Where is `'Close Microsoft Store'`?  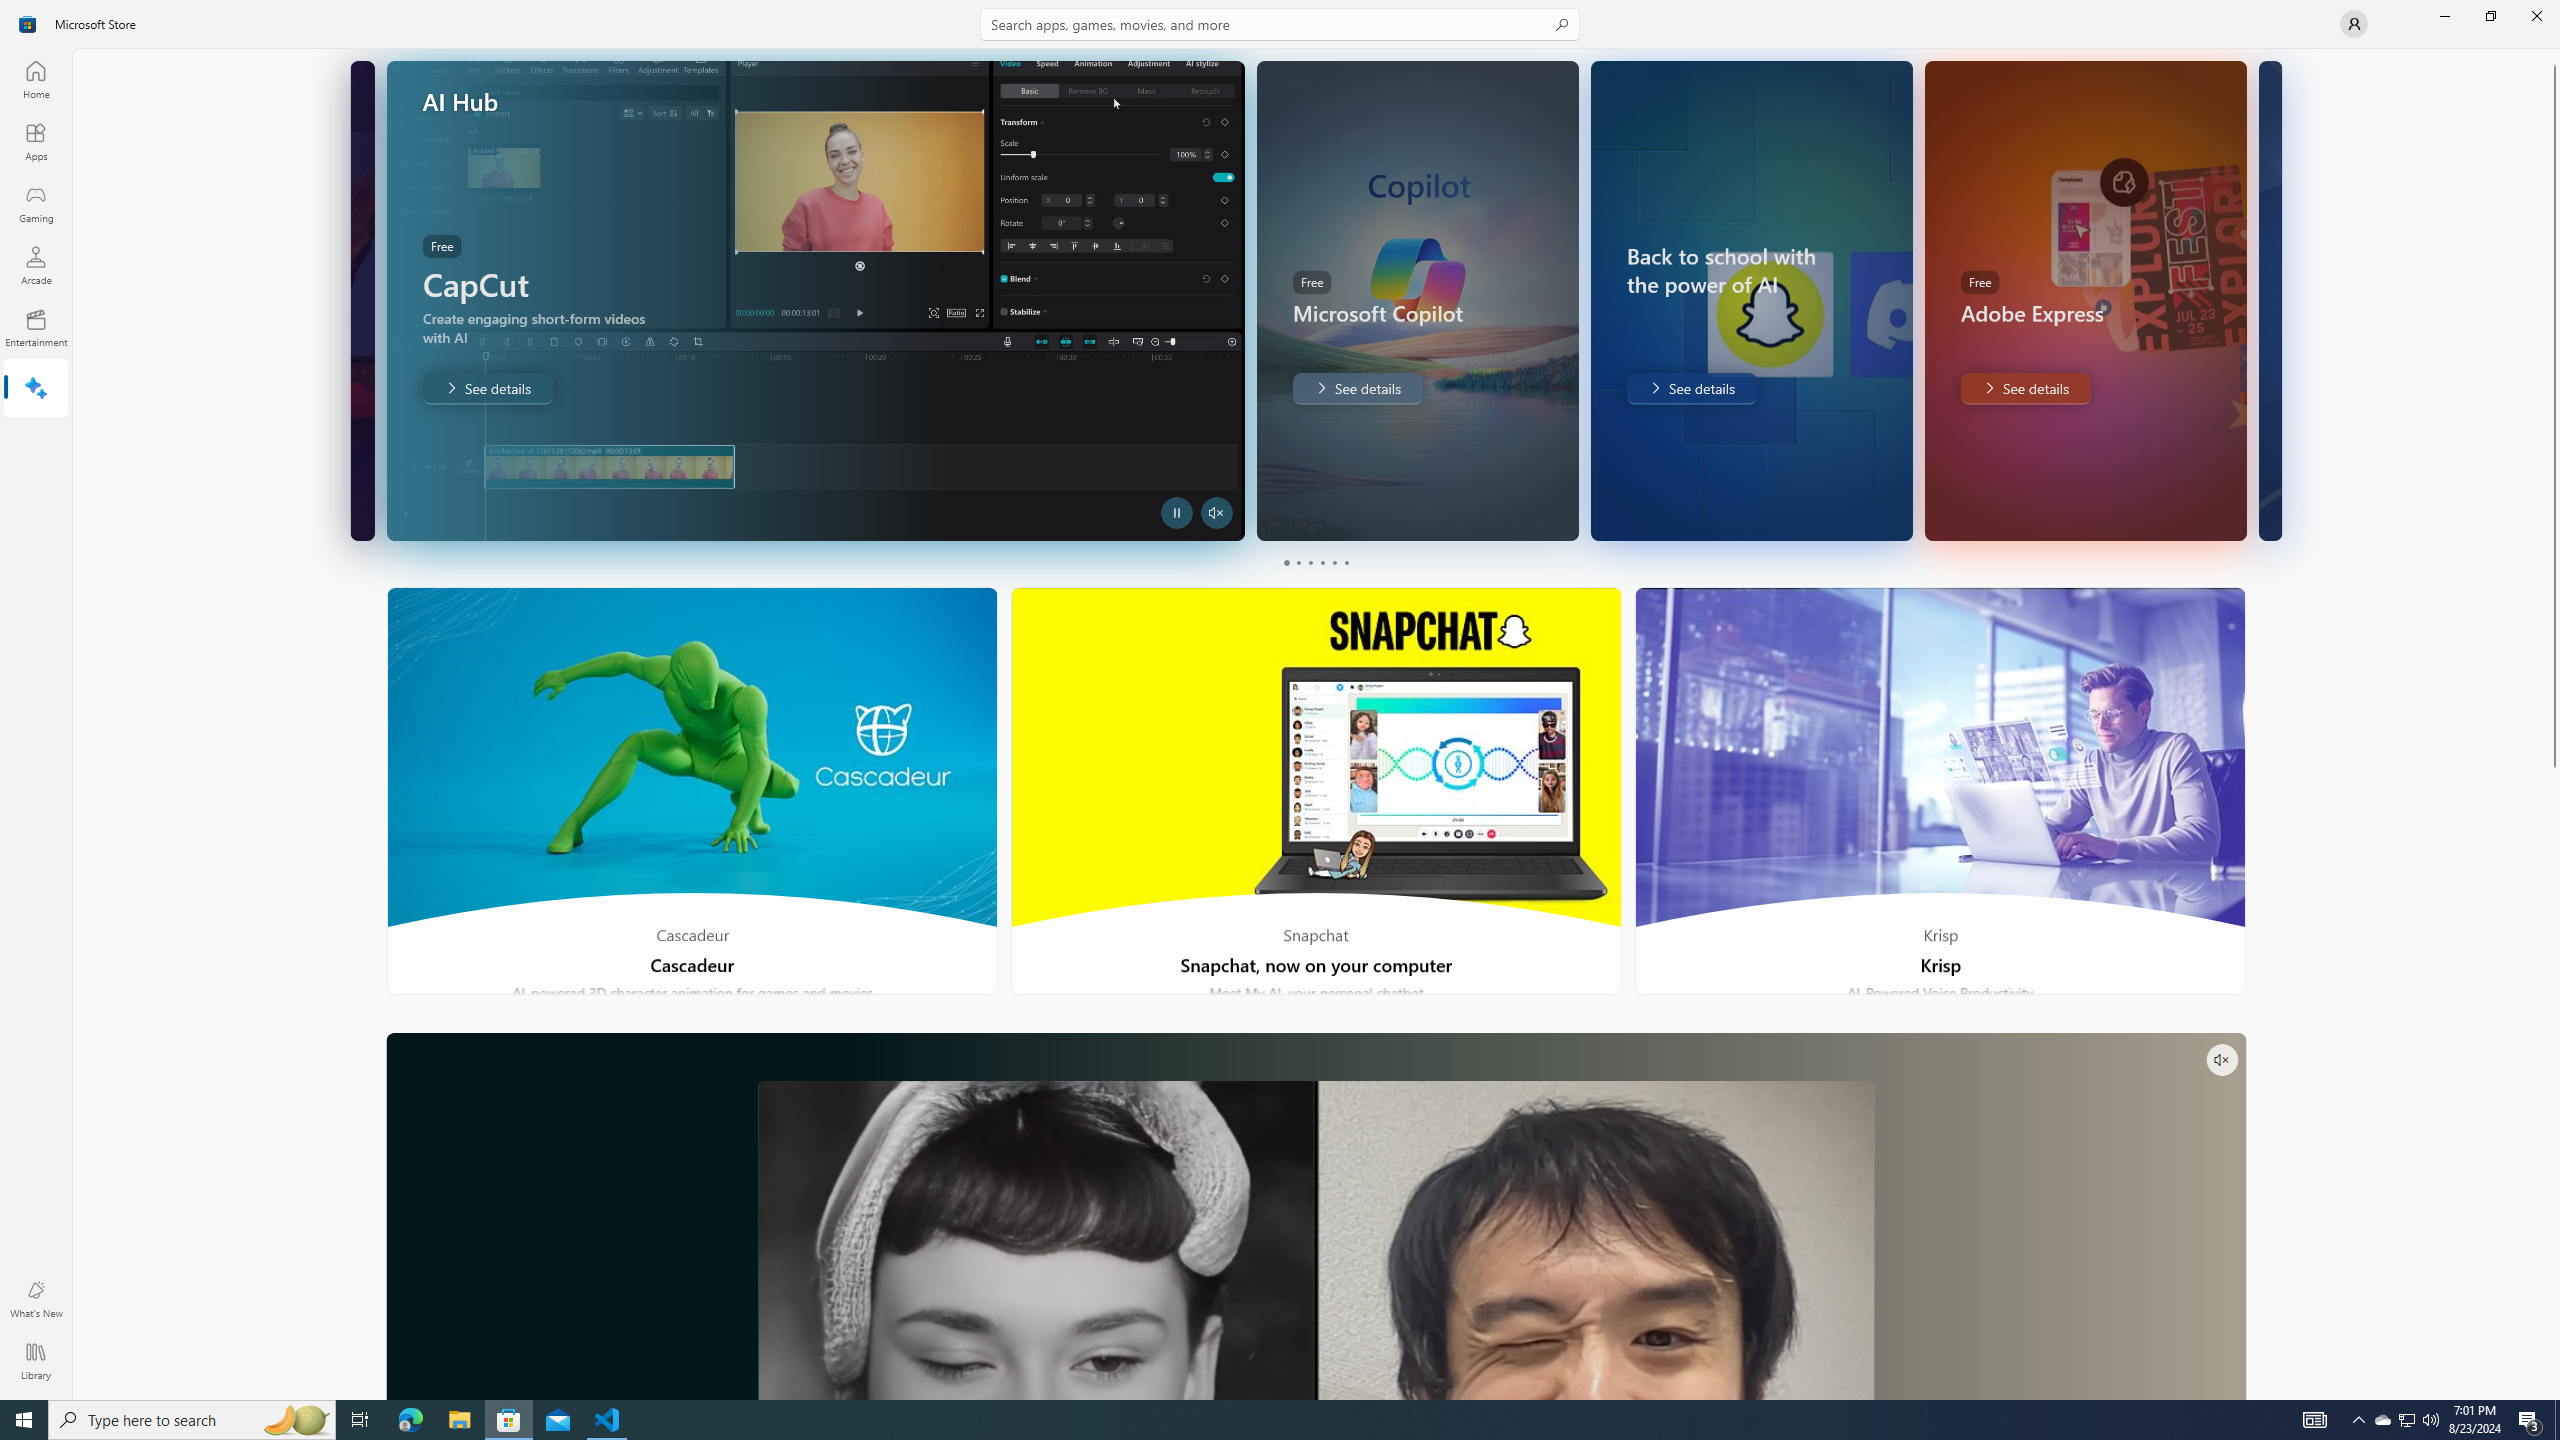 'Close Microsoft Store' is located at coordinates (2535, 15).